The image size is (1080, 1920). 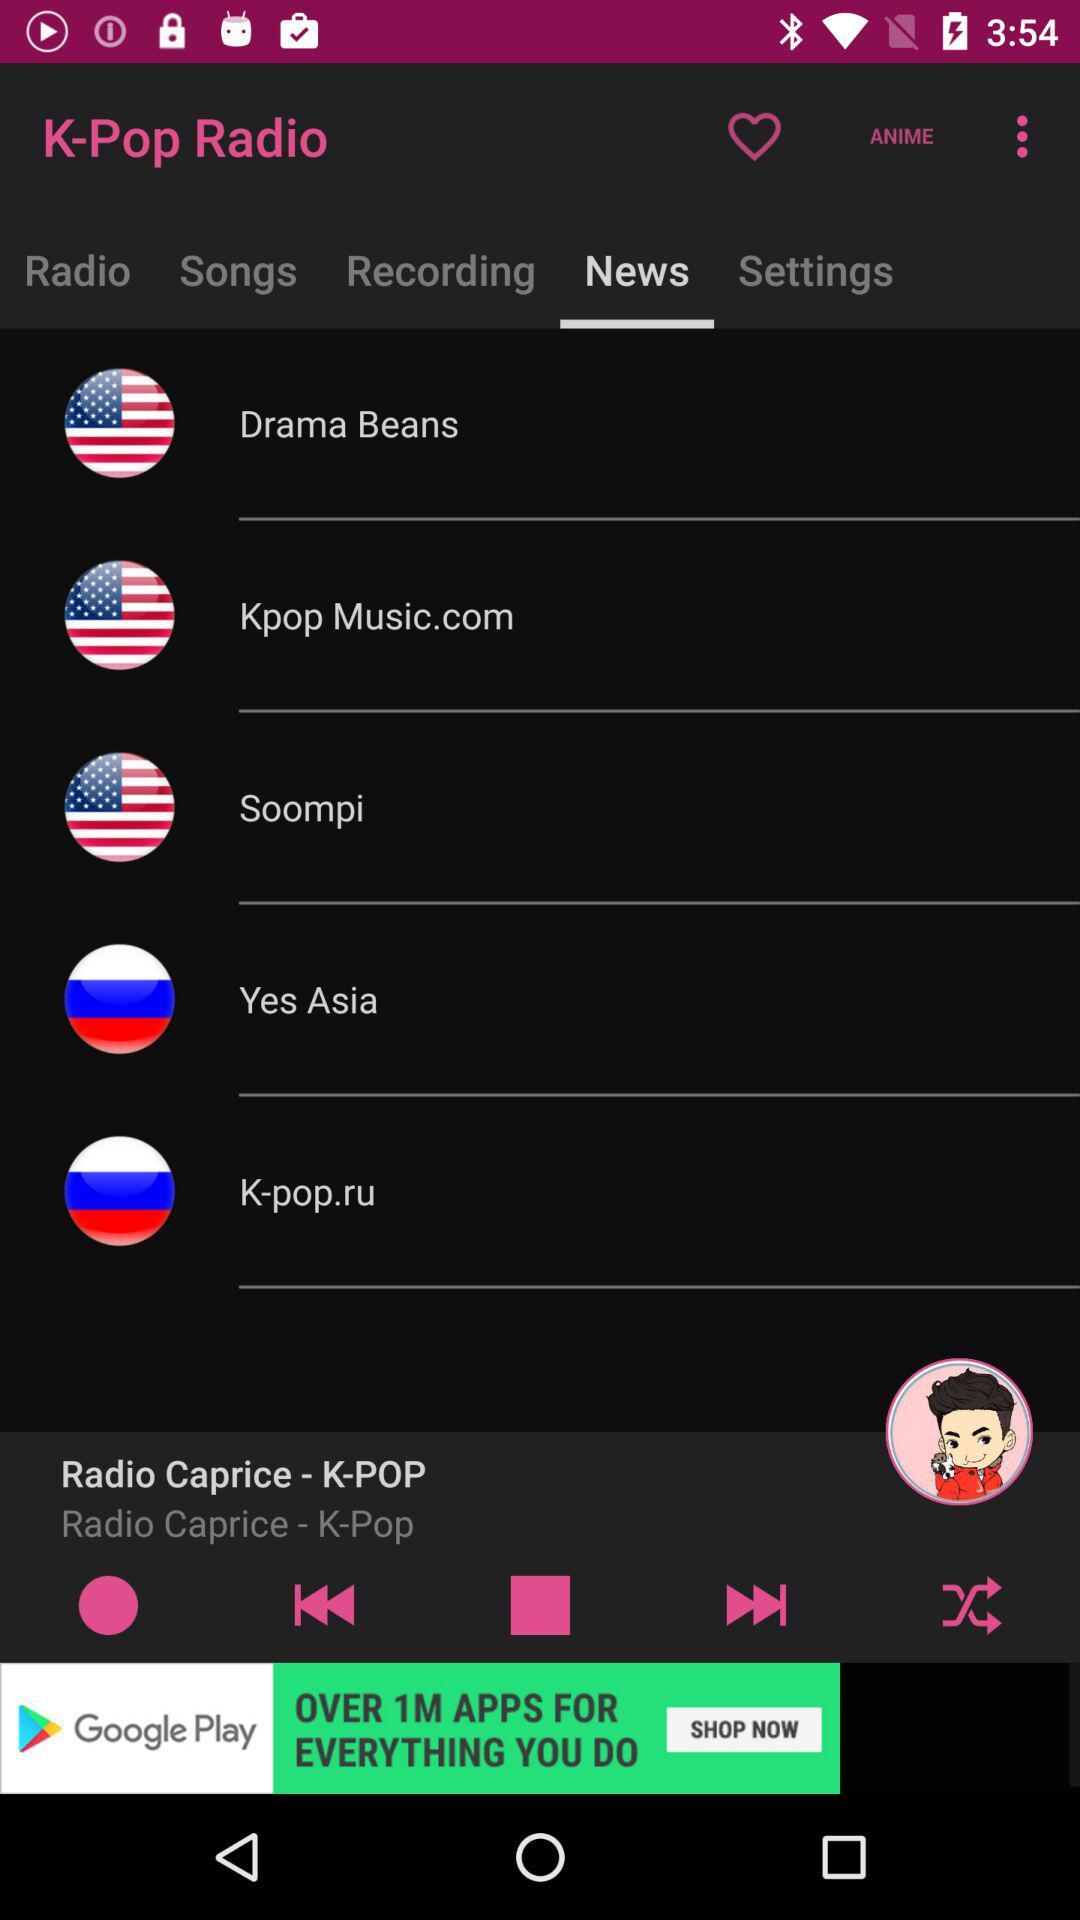 I want to click on the av_rewind icon, so click(x=323, y=1604).